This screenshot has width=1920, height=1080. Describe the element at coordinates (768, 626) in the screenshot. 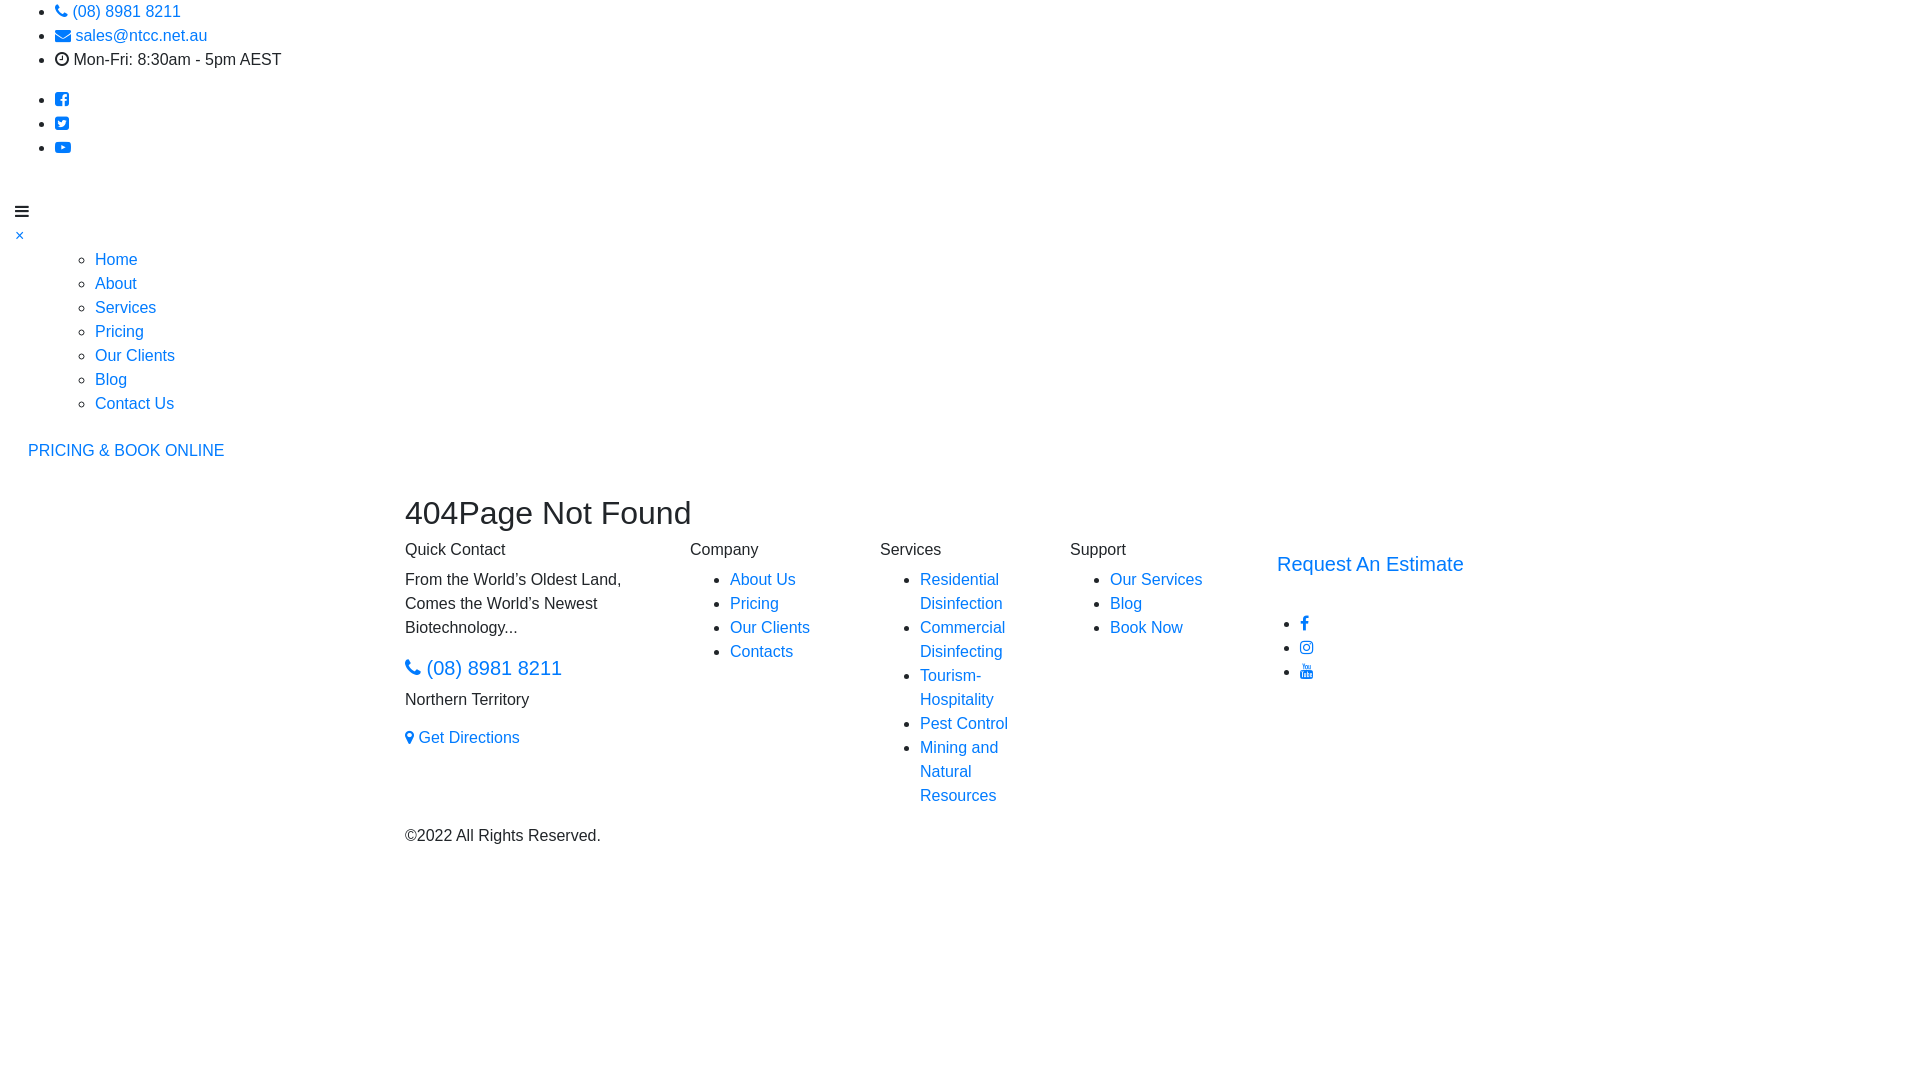

I see `'Our Clients'` at that location.